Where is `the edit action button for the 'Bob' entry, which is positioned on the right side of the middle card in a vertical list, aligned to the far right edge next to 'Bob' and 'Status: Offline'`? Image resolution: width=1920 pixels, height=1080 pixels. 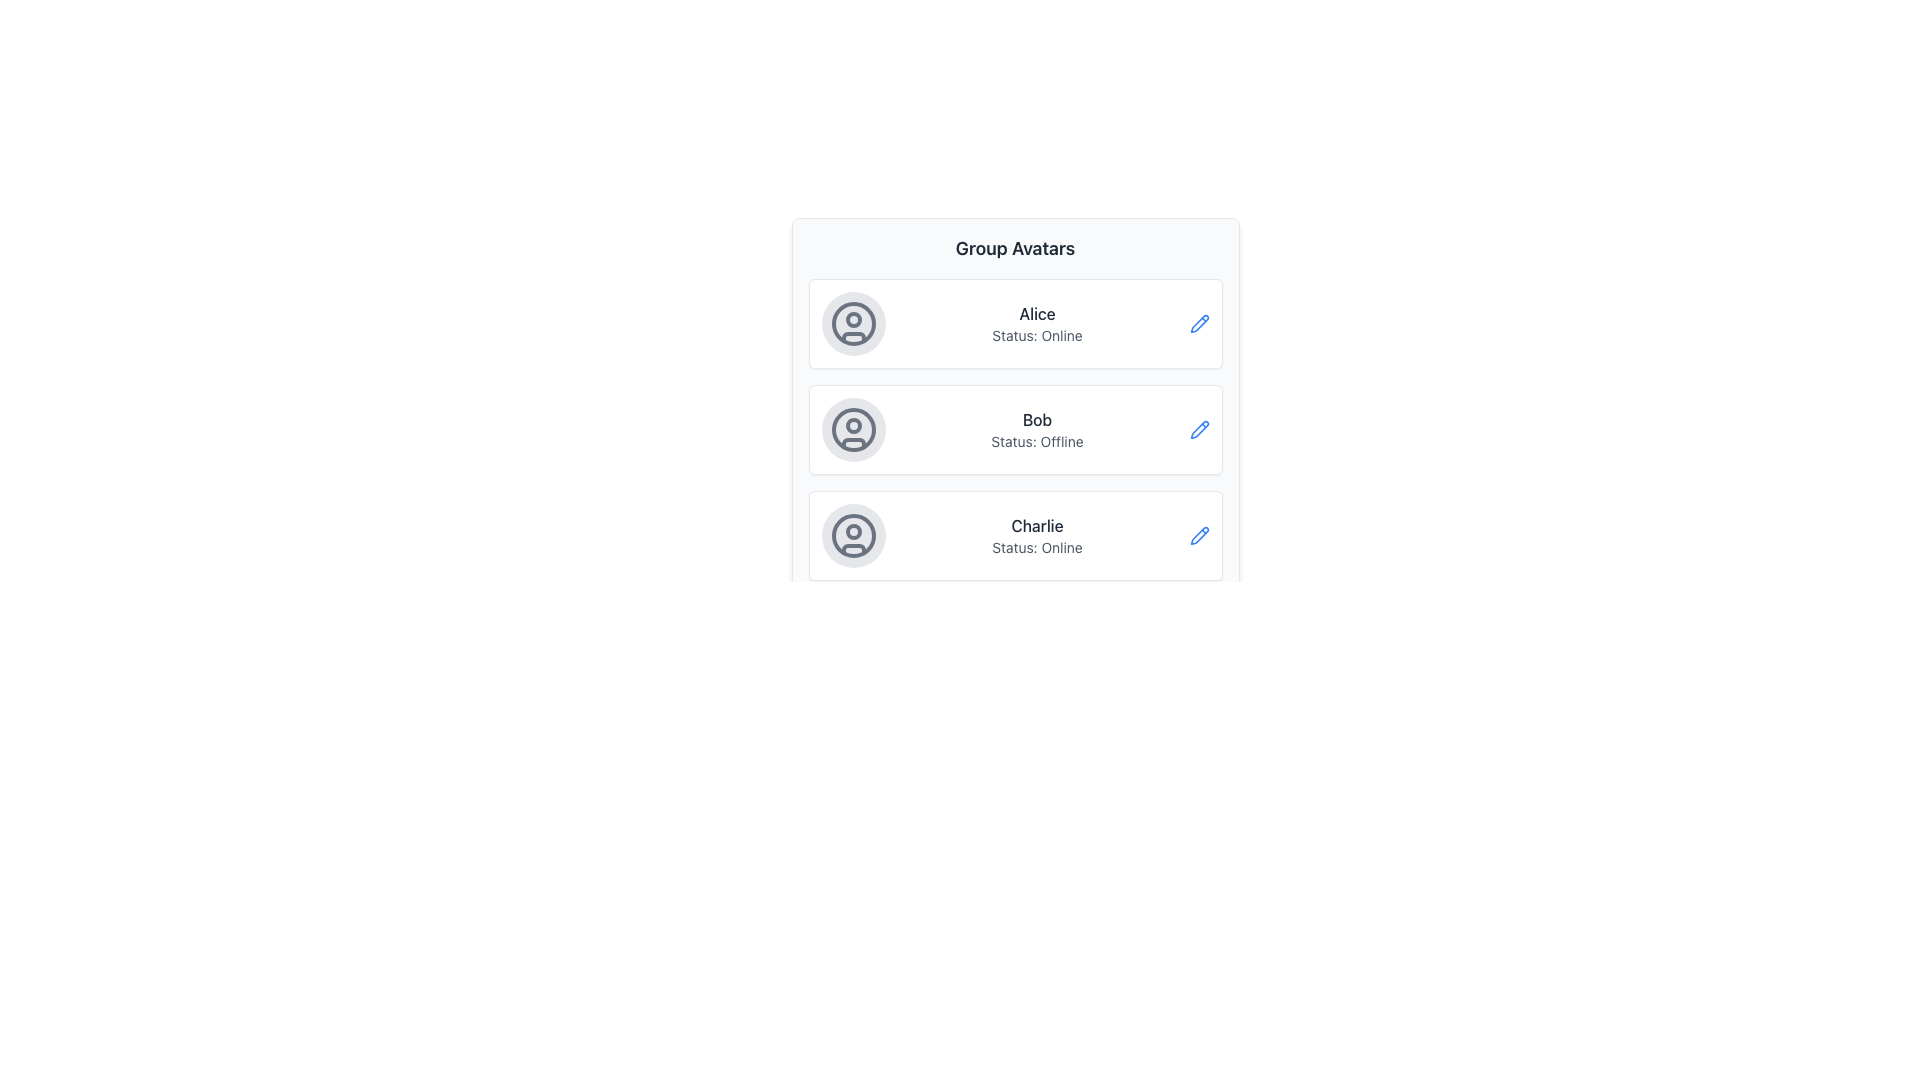
the edit action button for the 'Bob' entry, which is positioned on the right side of the middle card in a vertical list, aligned to the far right edge next to 'Bob' and 'Status: Offline' is located at coordinates (1199, 428).